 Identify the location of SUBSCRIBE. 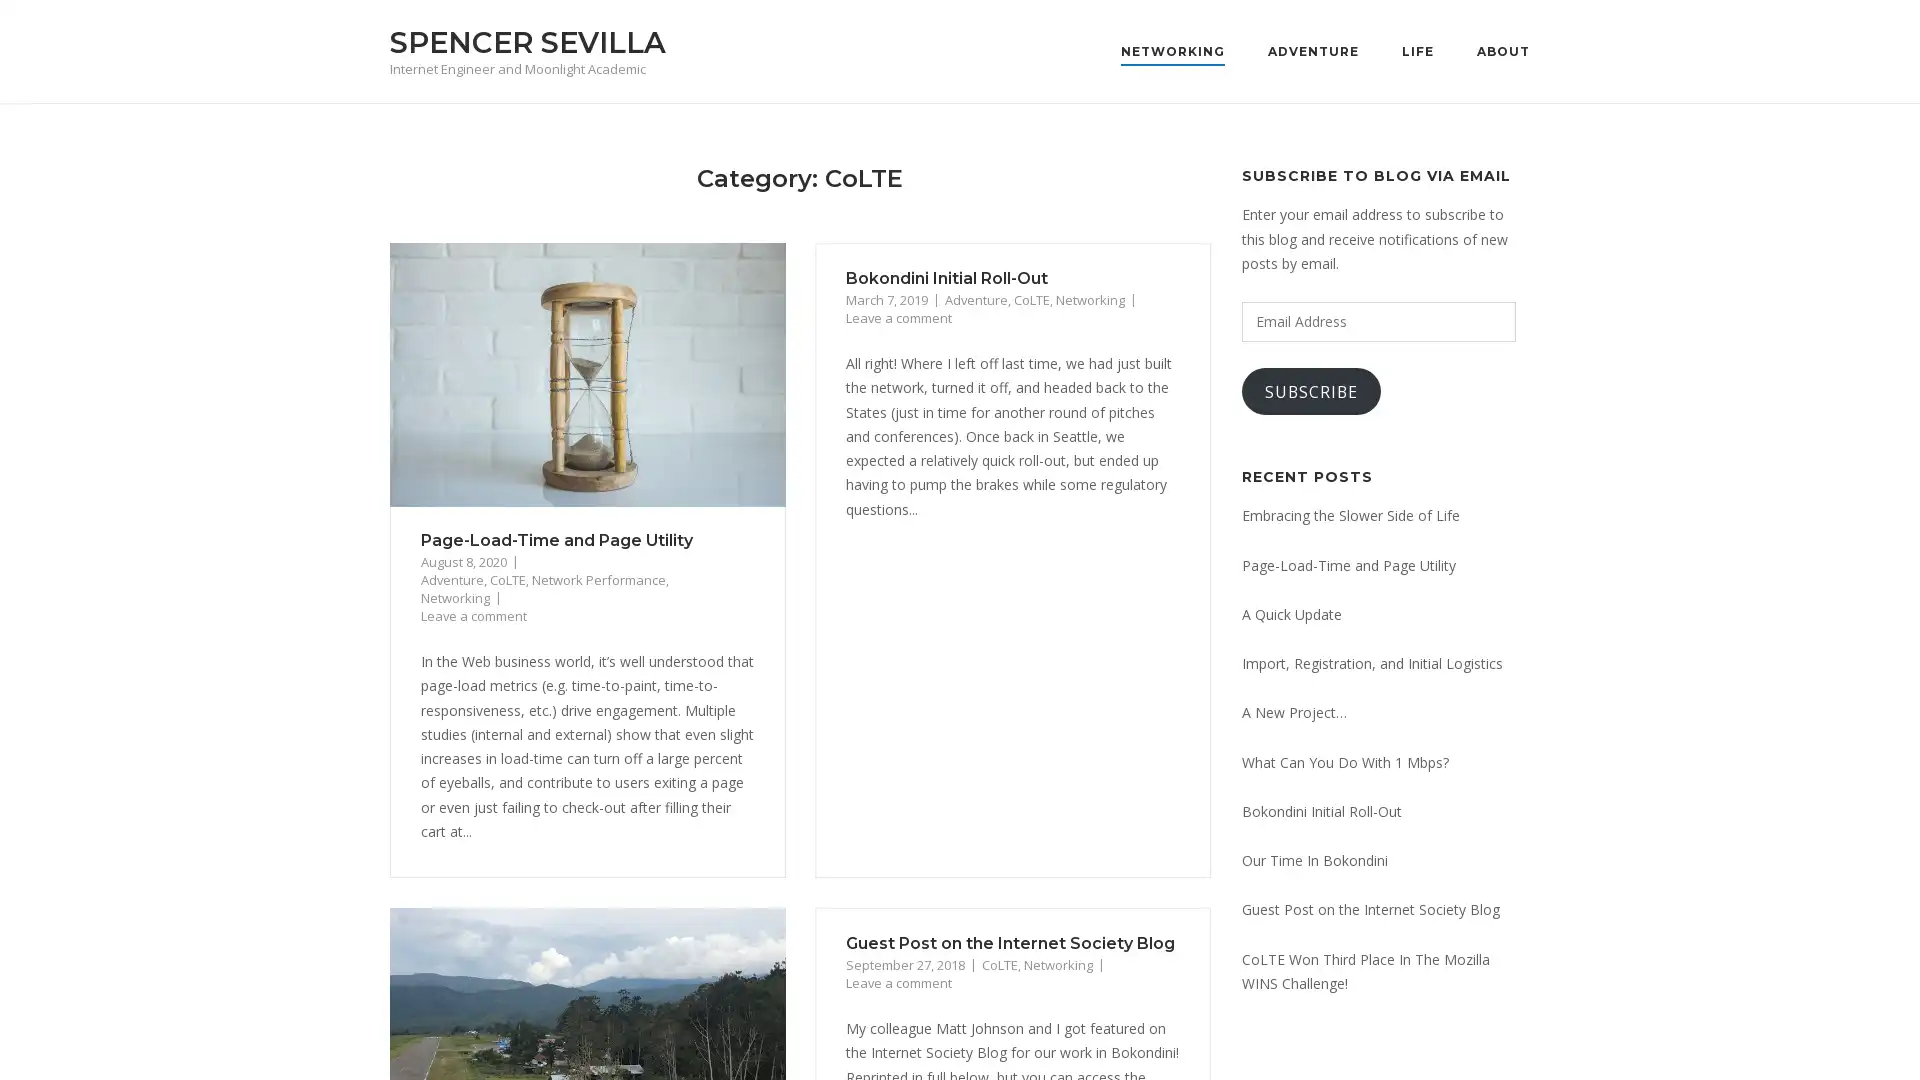
(1311, 391).